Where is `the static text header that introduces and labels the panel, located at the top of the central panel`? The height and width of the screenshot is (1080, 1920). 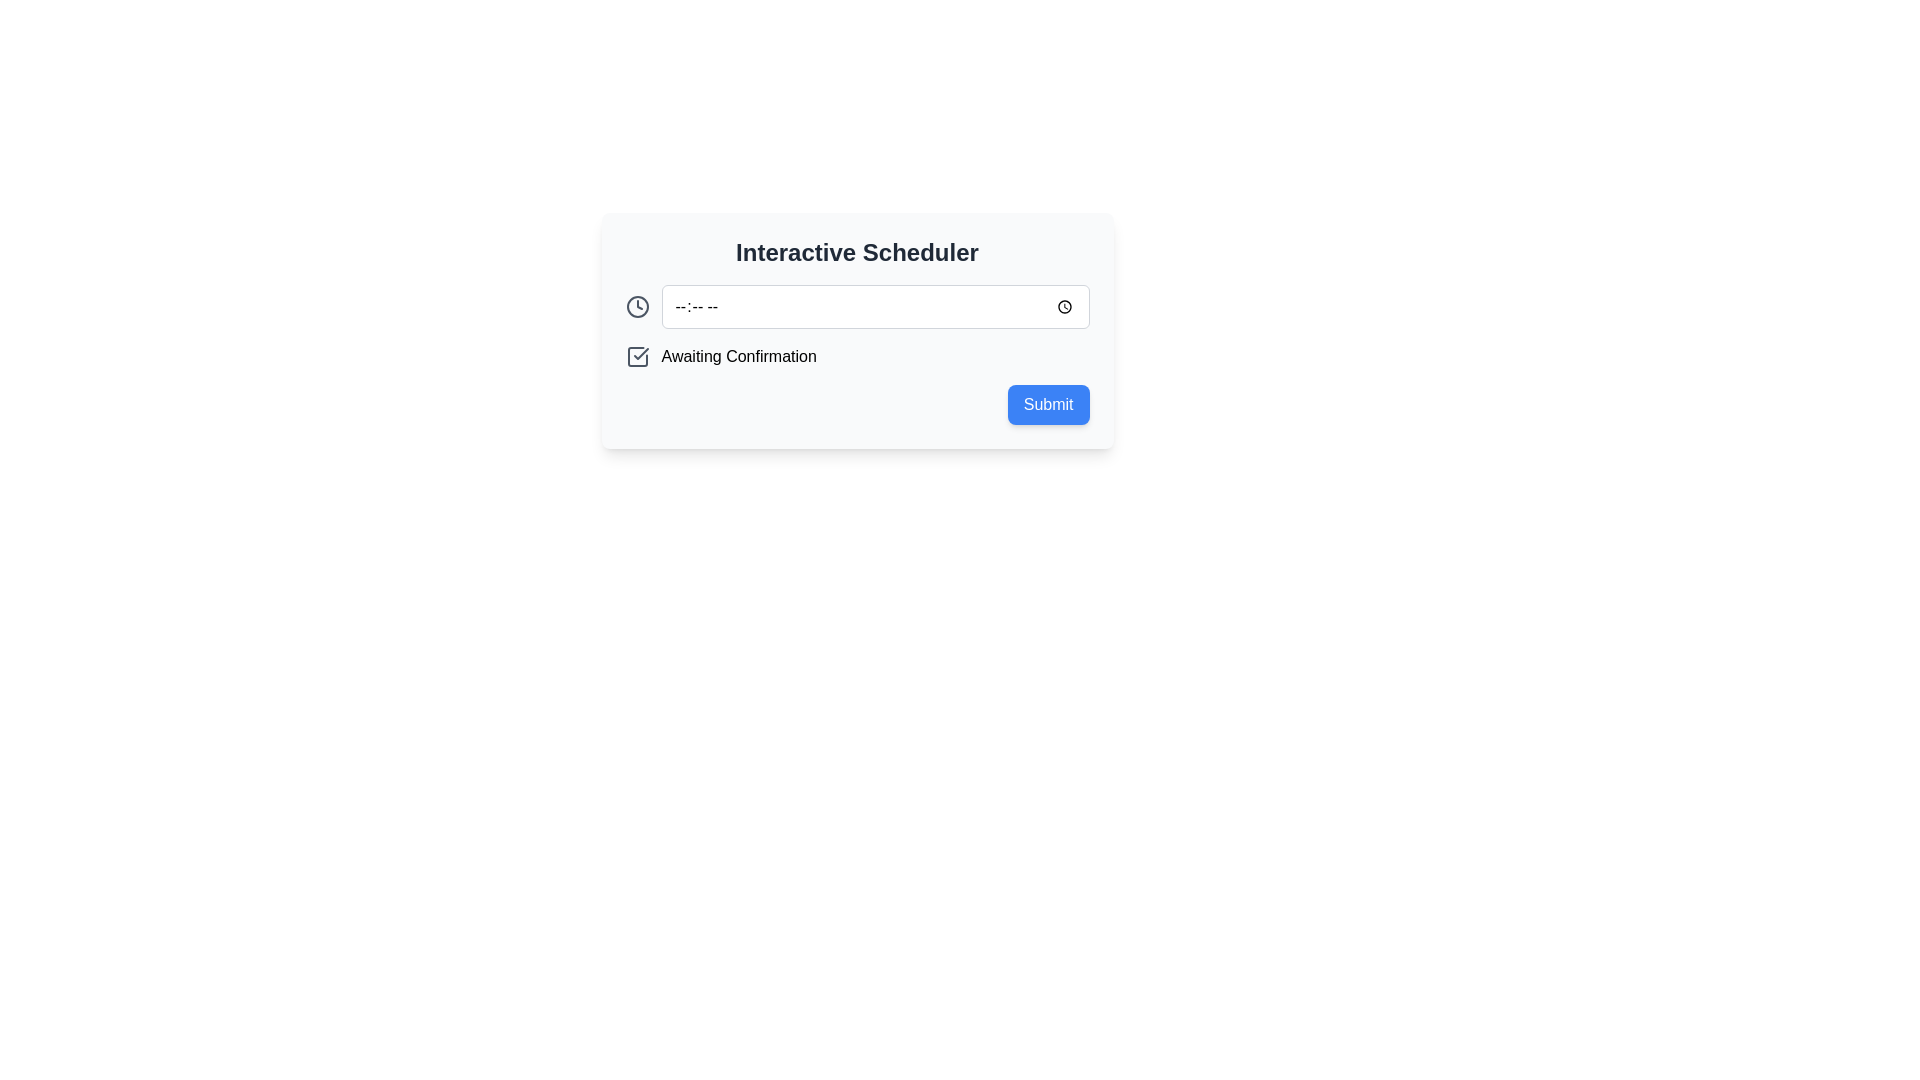
the static text header that introduces and labels the panel, located at the top of the central panel is located at coordinates (857, 252).